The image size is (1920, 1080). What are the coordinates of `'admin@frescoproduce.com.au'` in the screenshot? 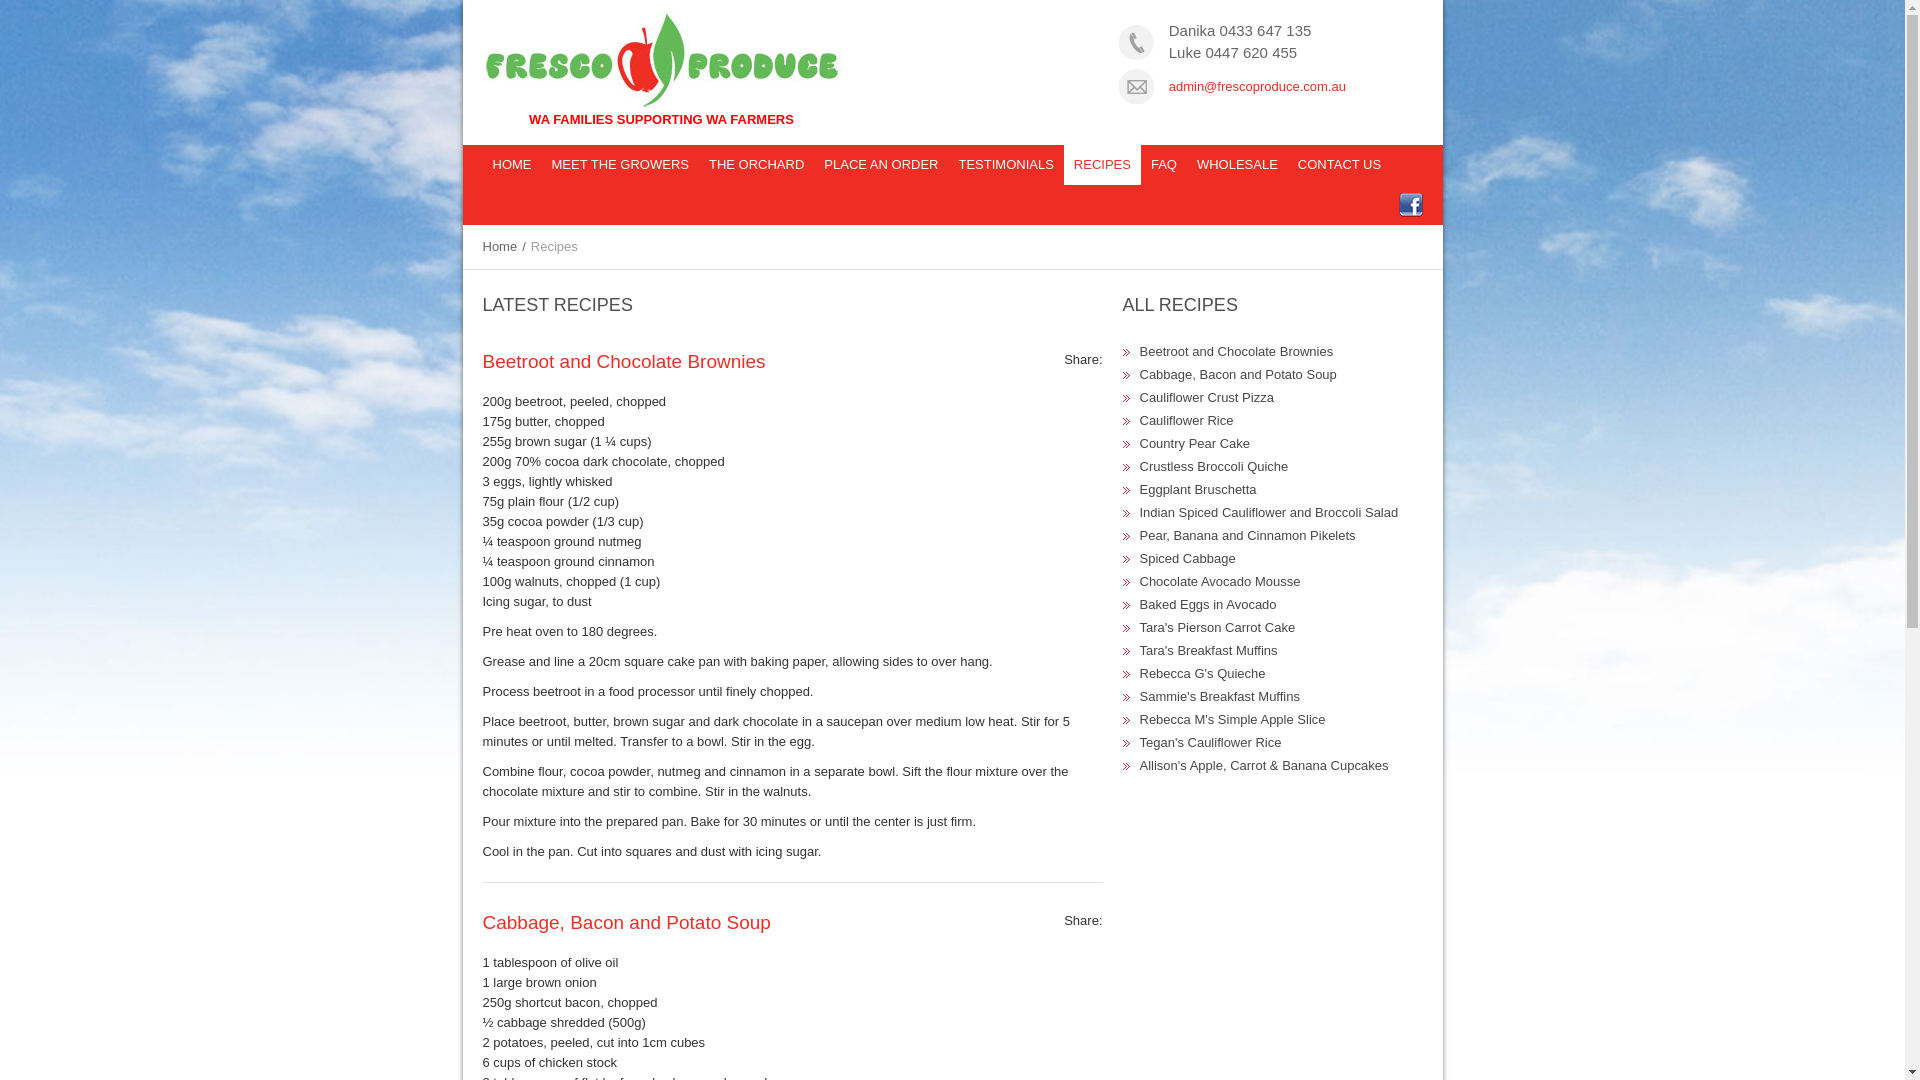 It's located at (1256, 85).